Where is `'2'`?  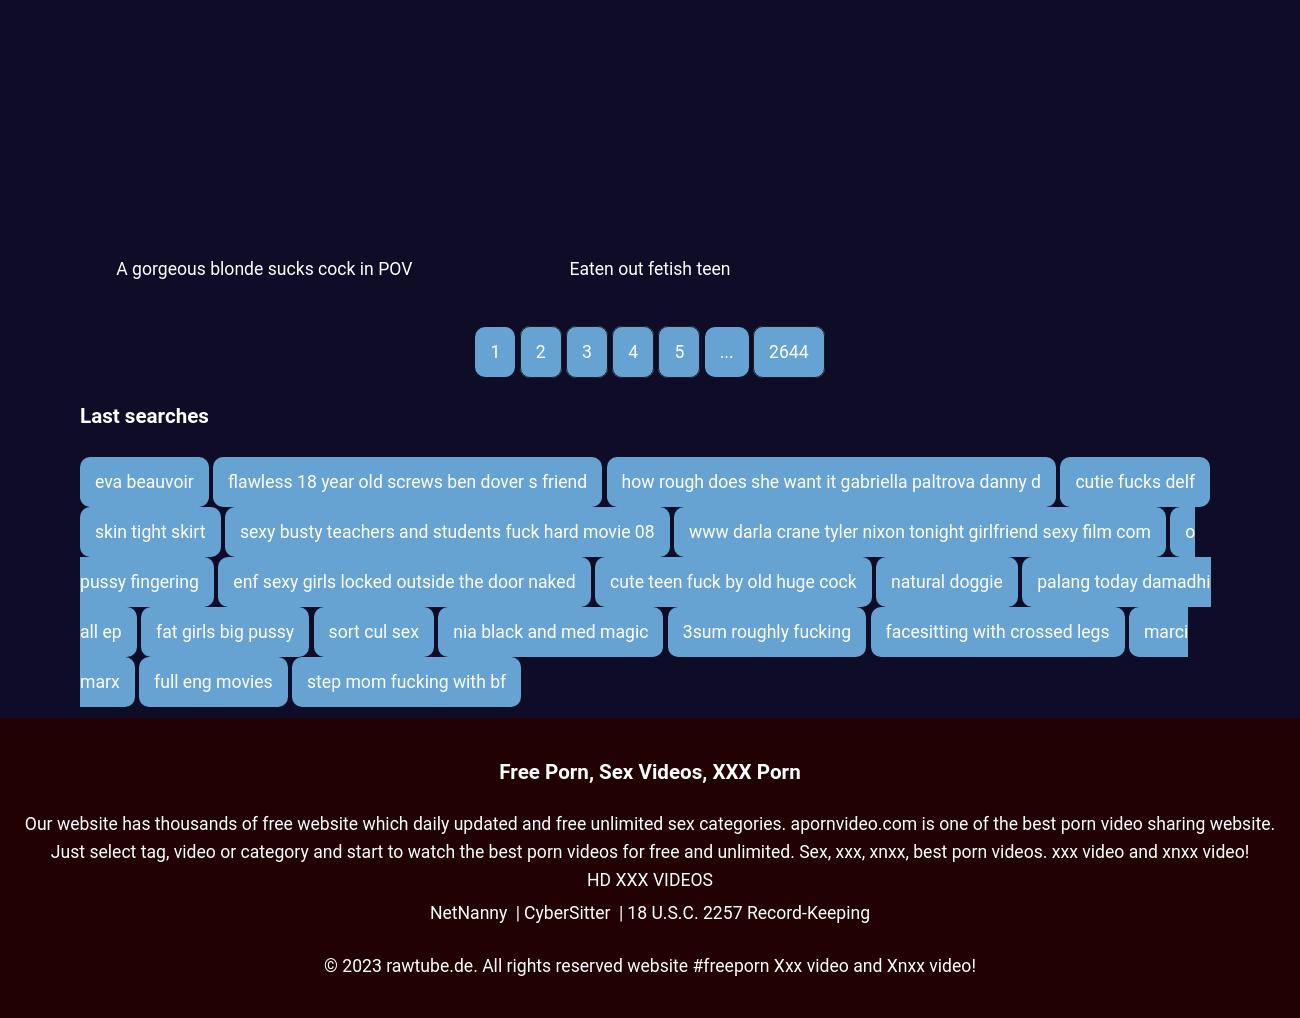
'2' is located at coordinates (540, 350).